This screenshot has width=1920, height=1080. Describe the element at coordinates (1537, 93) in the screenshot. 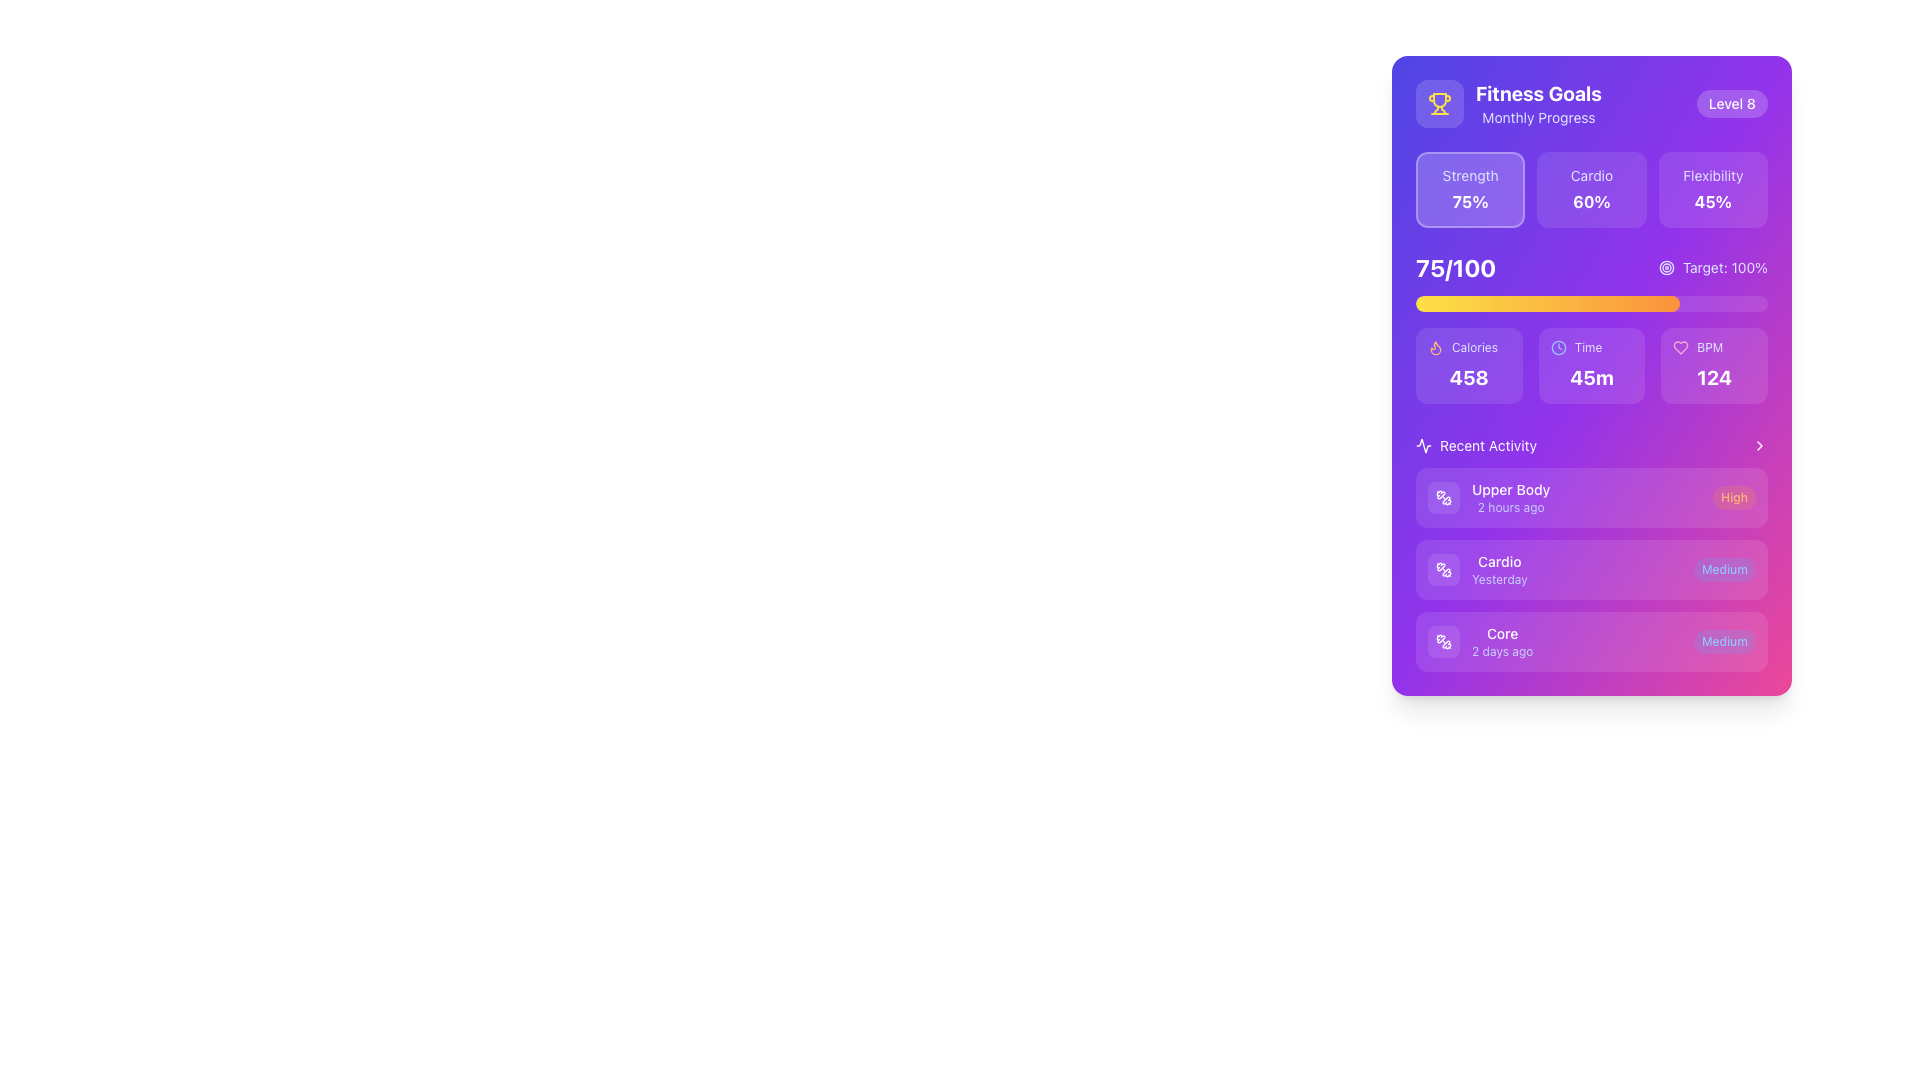

I see `text from the header that introduces the fitness goals card, located at the top-center of the card interface` at that location.